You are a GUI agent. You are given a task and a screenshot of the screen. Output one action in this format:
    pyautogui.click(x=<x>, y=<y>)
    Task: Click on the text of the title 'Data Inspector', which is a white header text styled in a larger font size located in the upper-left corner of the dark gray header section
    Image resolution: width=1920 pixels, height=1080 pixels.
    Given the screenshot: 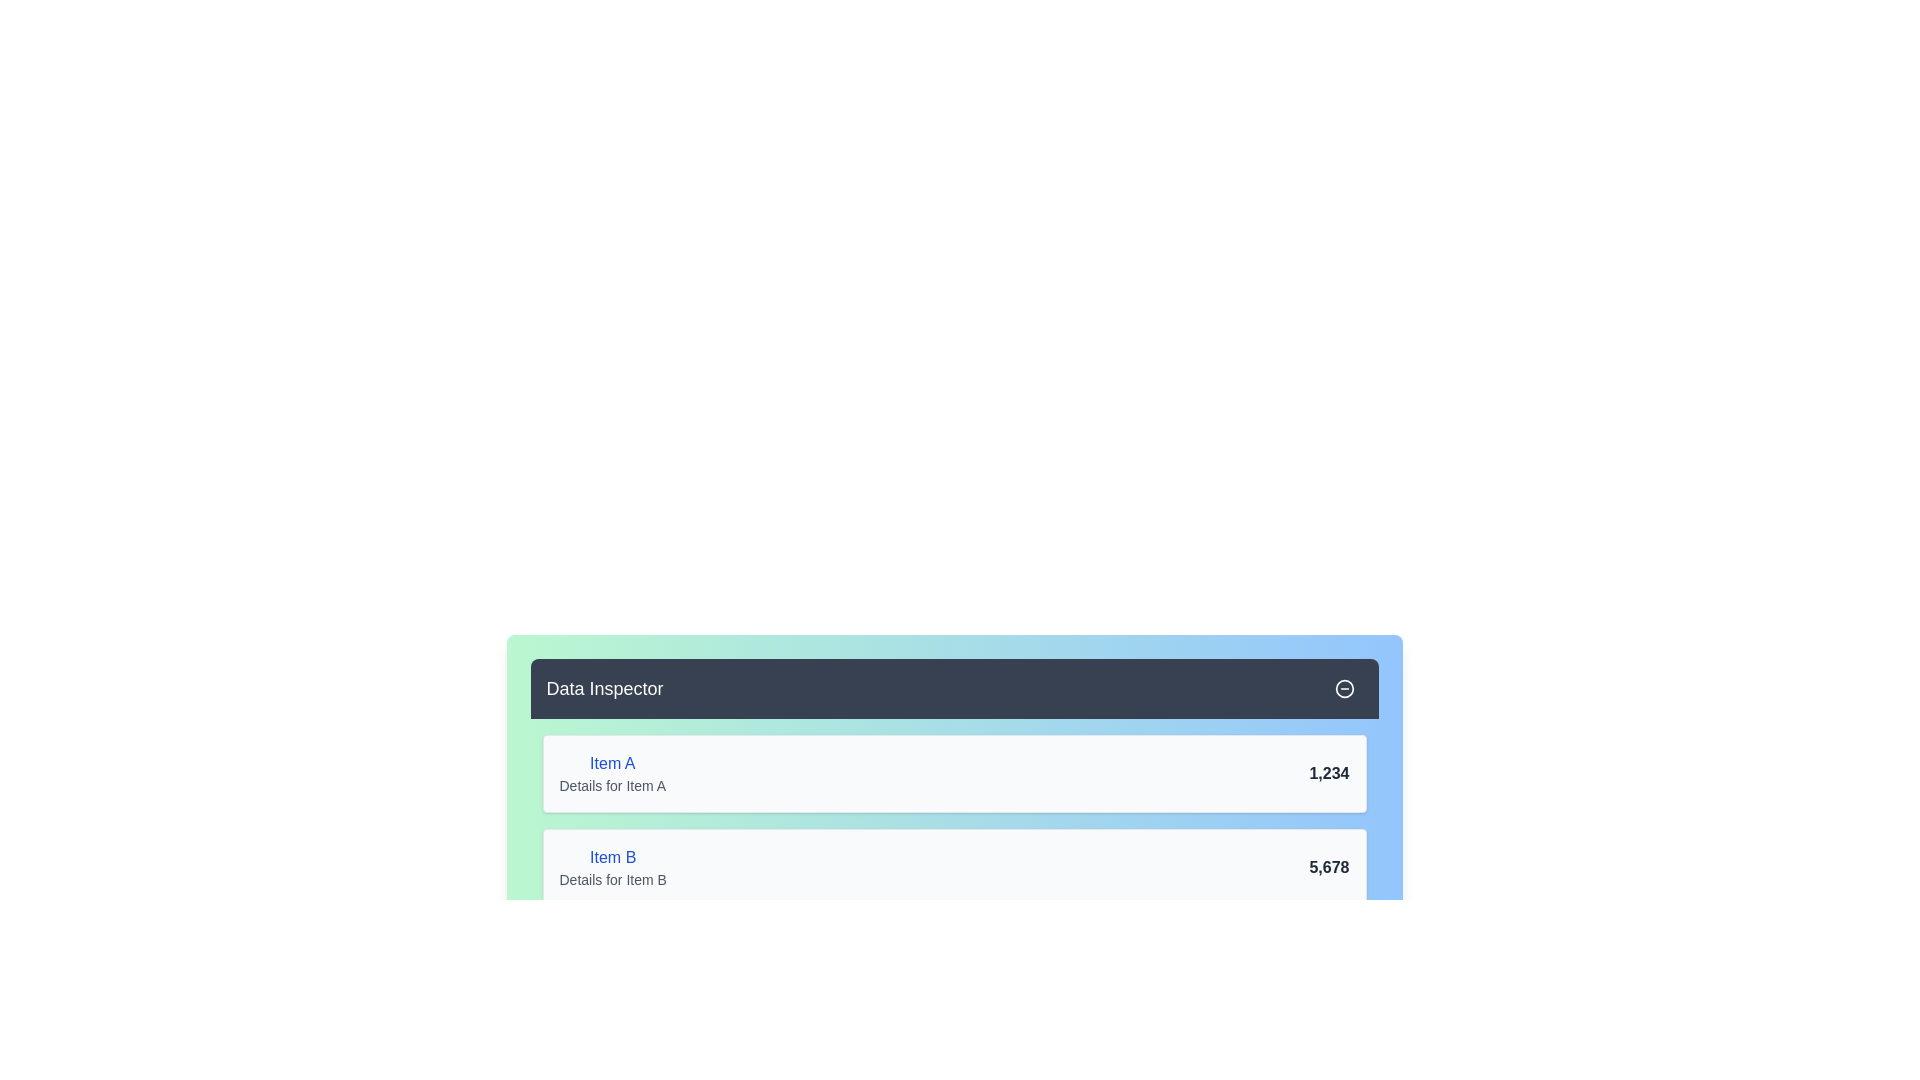 What is the action you would take?
    pyautogui.click(x=603, y=688)
    